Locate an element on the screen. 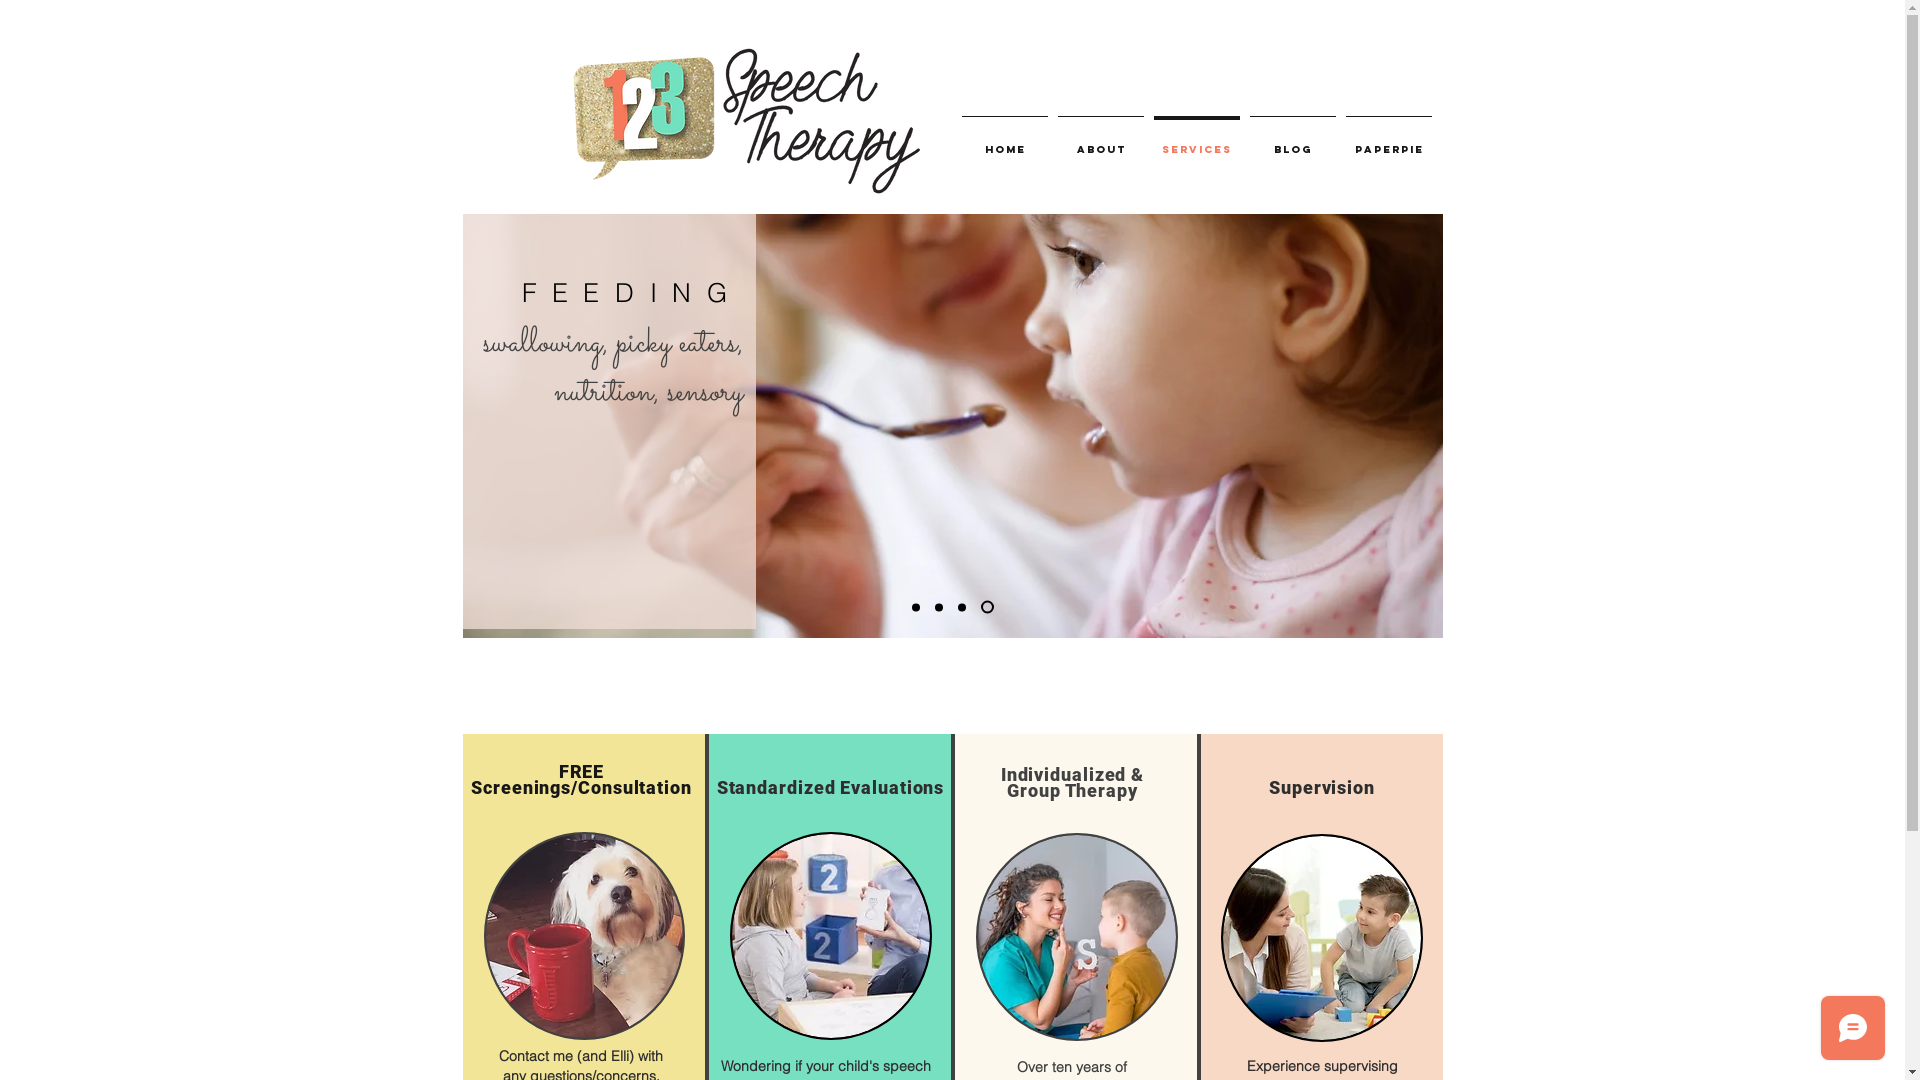 Image resolution: width=1920 pixels, height=1080 pixels. 'ABOUT' is located at coordinates (1099, 140).